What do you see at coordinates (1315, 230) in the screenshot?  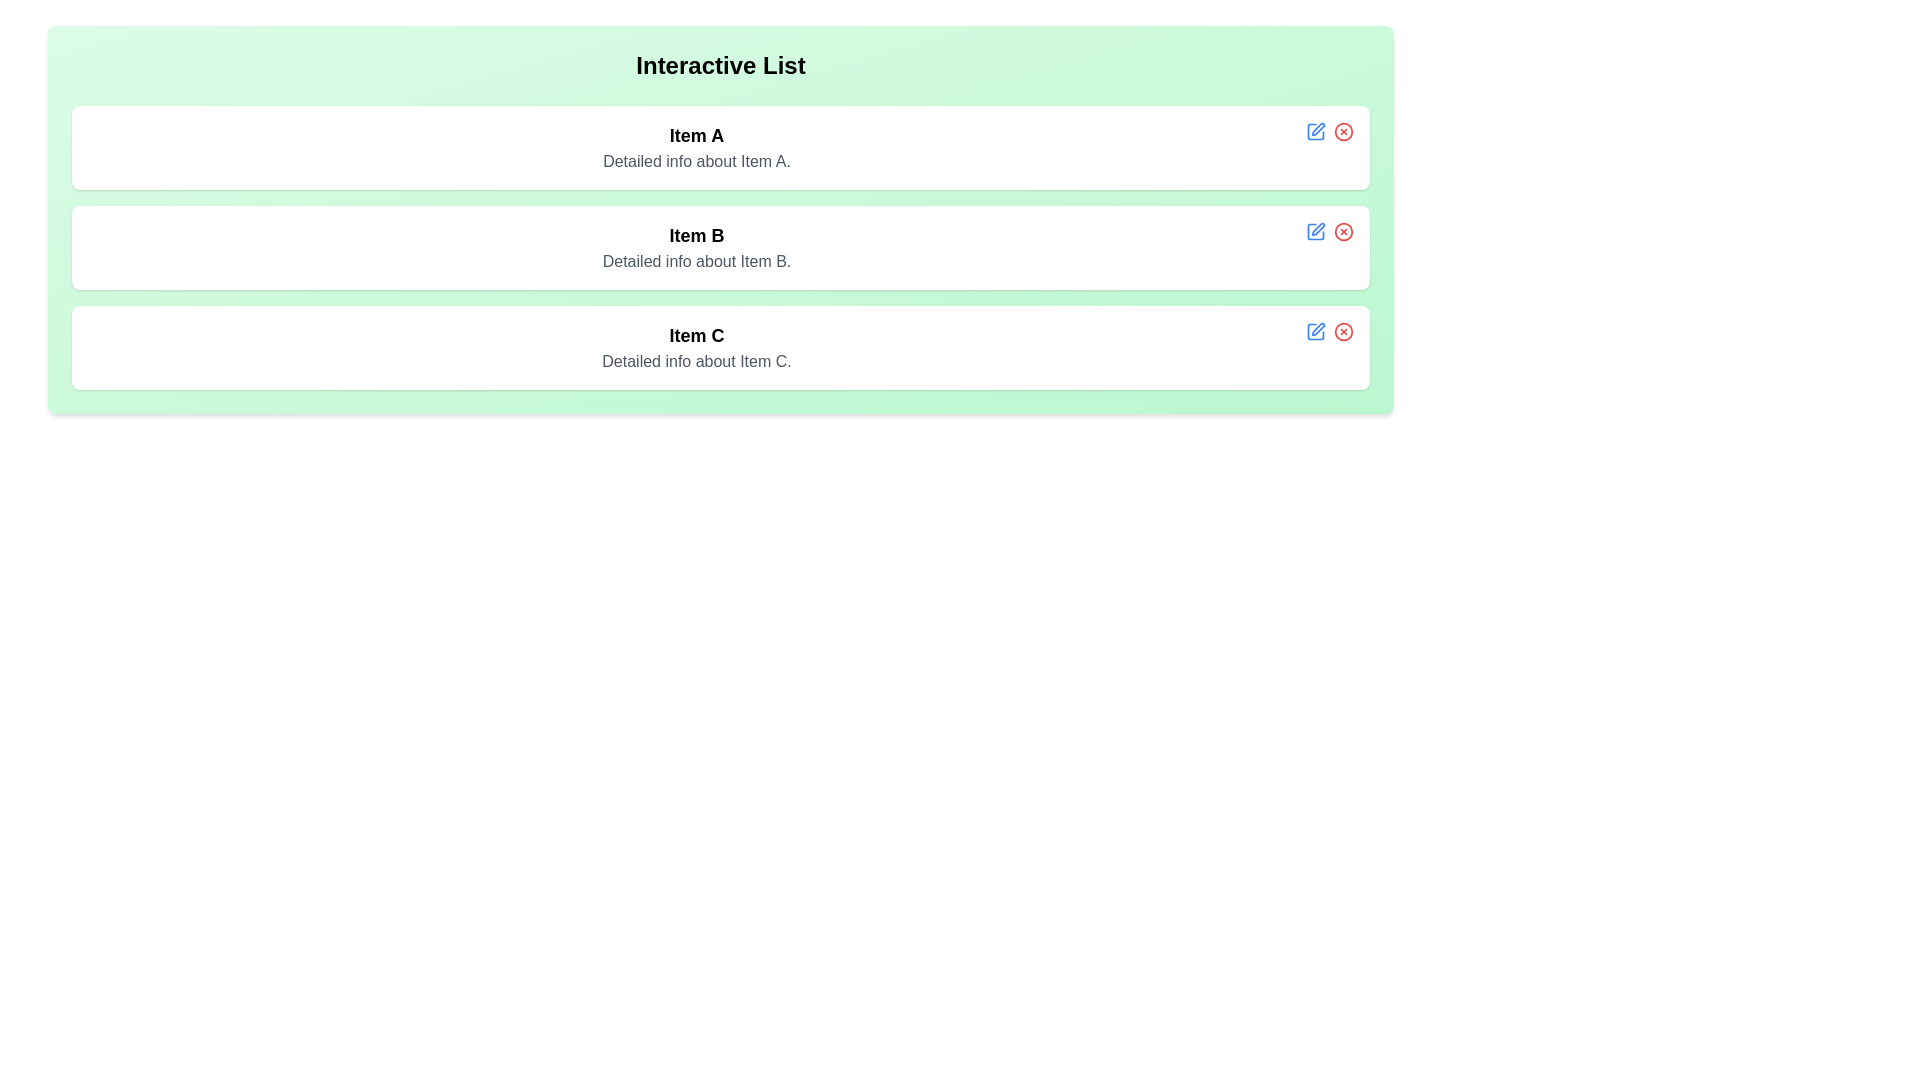 I see `the graphical icon element that signifies interaction, located to the left of the cancel button in the interactive list` at bounding box center [1315, 230].